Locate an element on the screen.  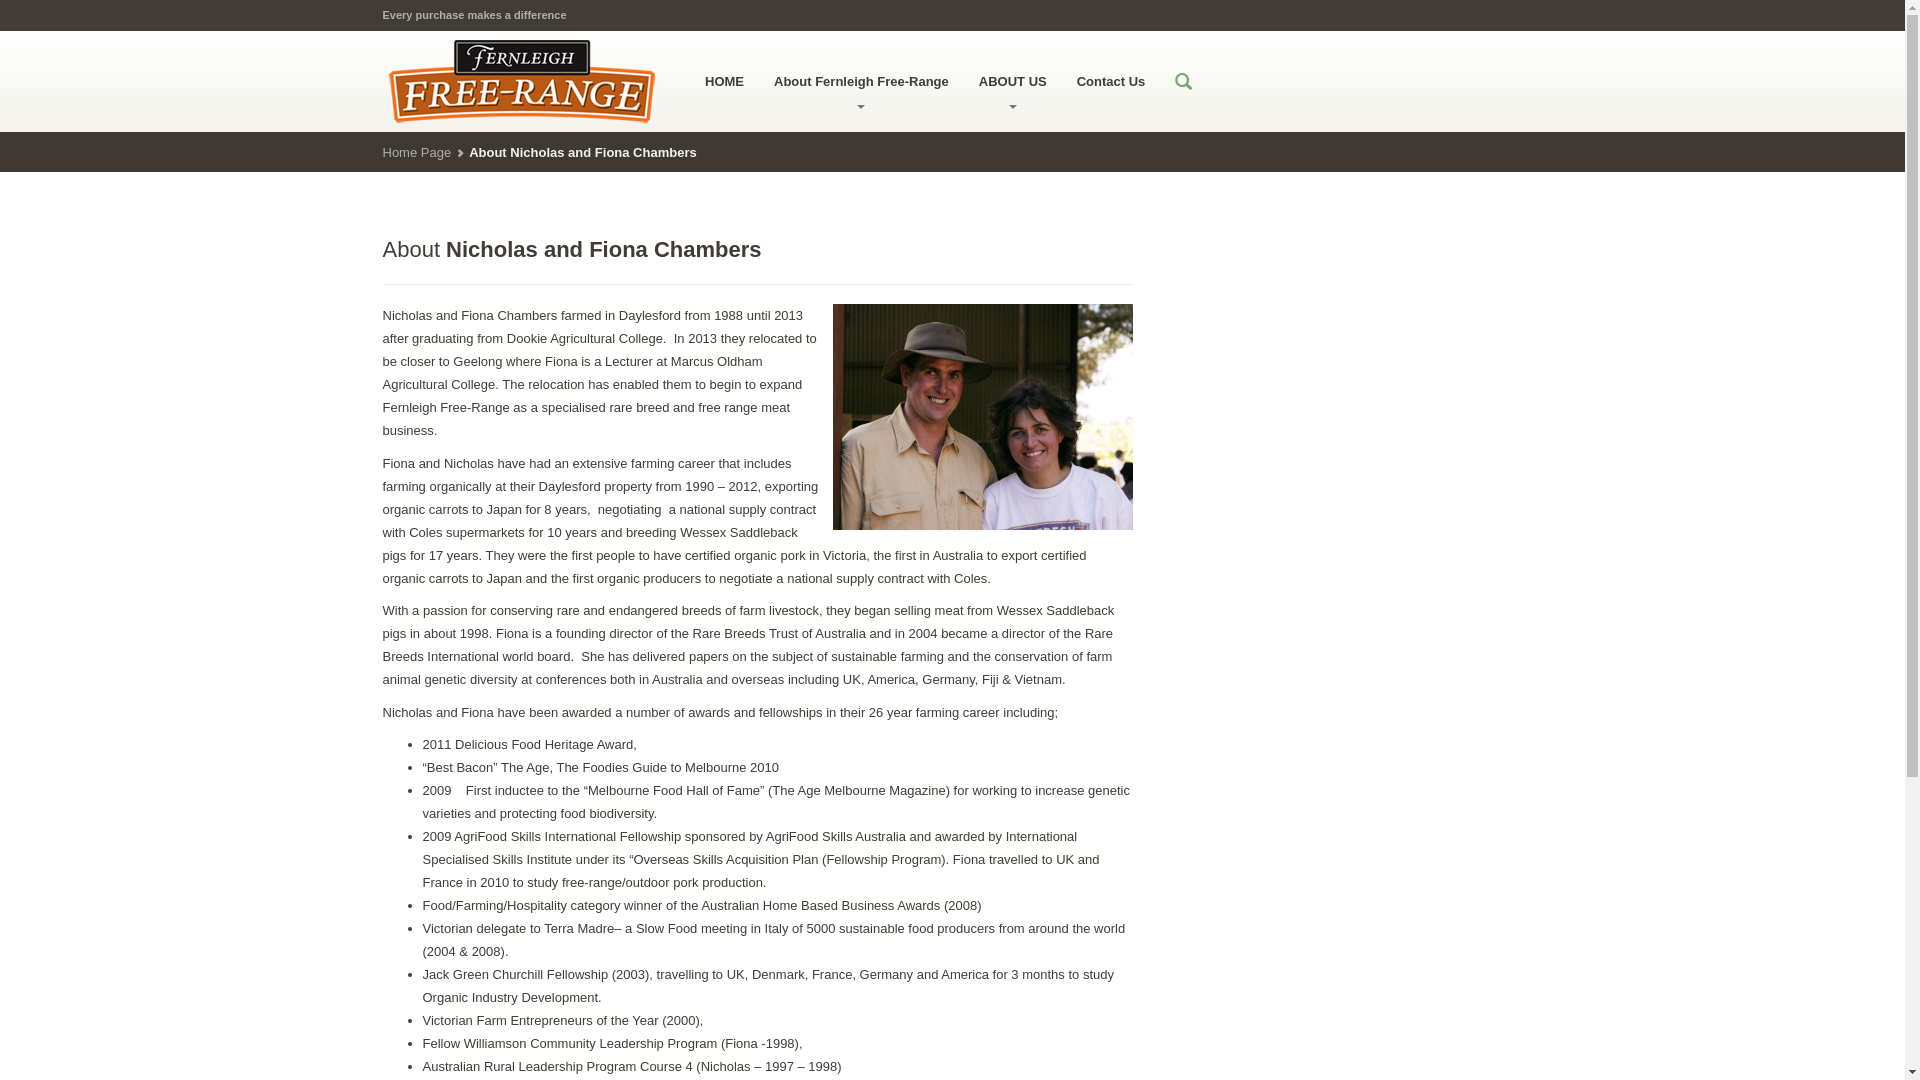
'Contact Us' is located at coordinates (1110, 79).